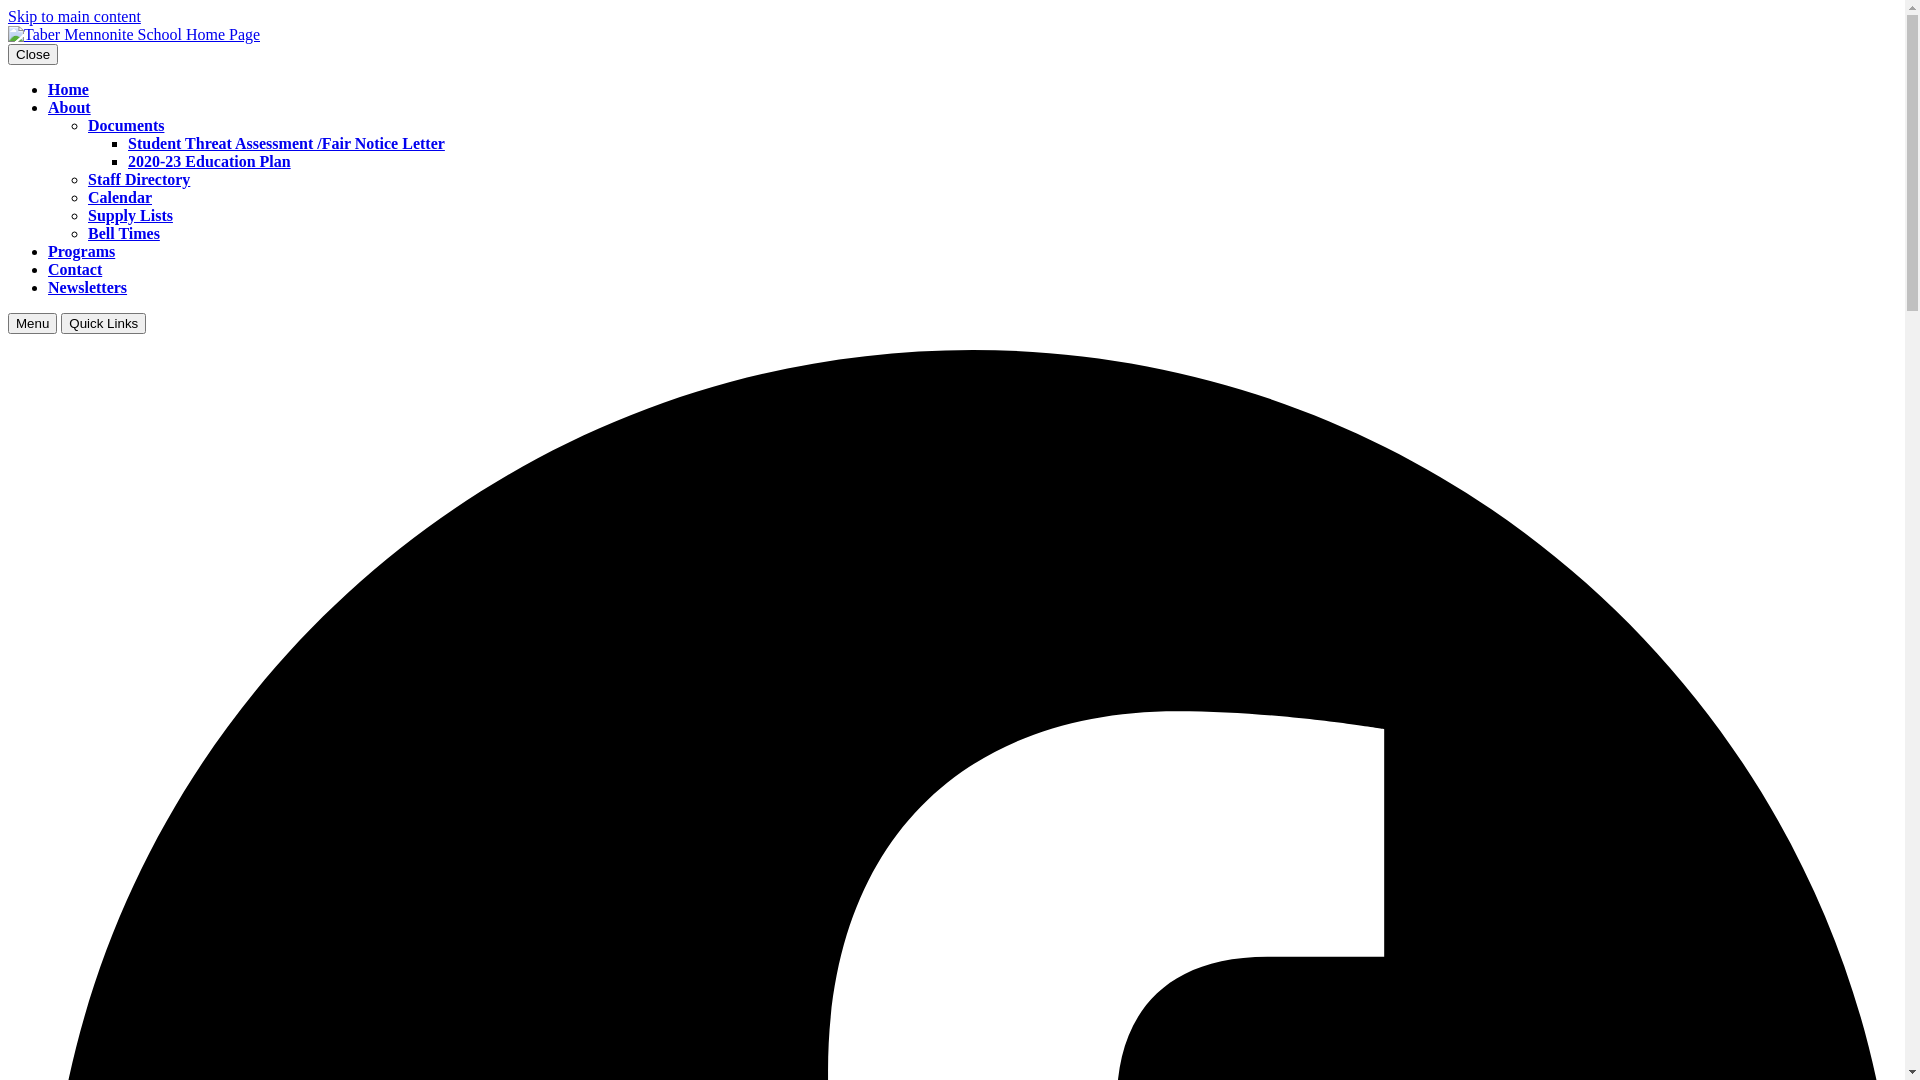 This screenshot has height=1080, width=1920. Describe the element at coordinates (86, 287) in the screenshot. I see `'Newsletters'` at that location.